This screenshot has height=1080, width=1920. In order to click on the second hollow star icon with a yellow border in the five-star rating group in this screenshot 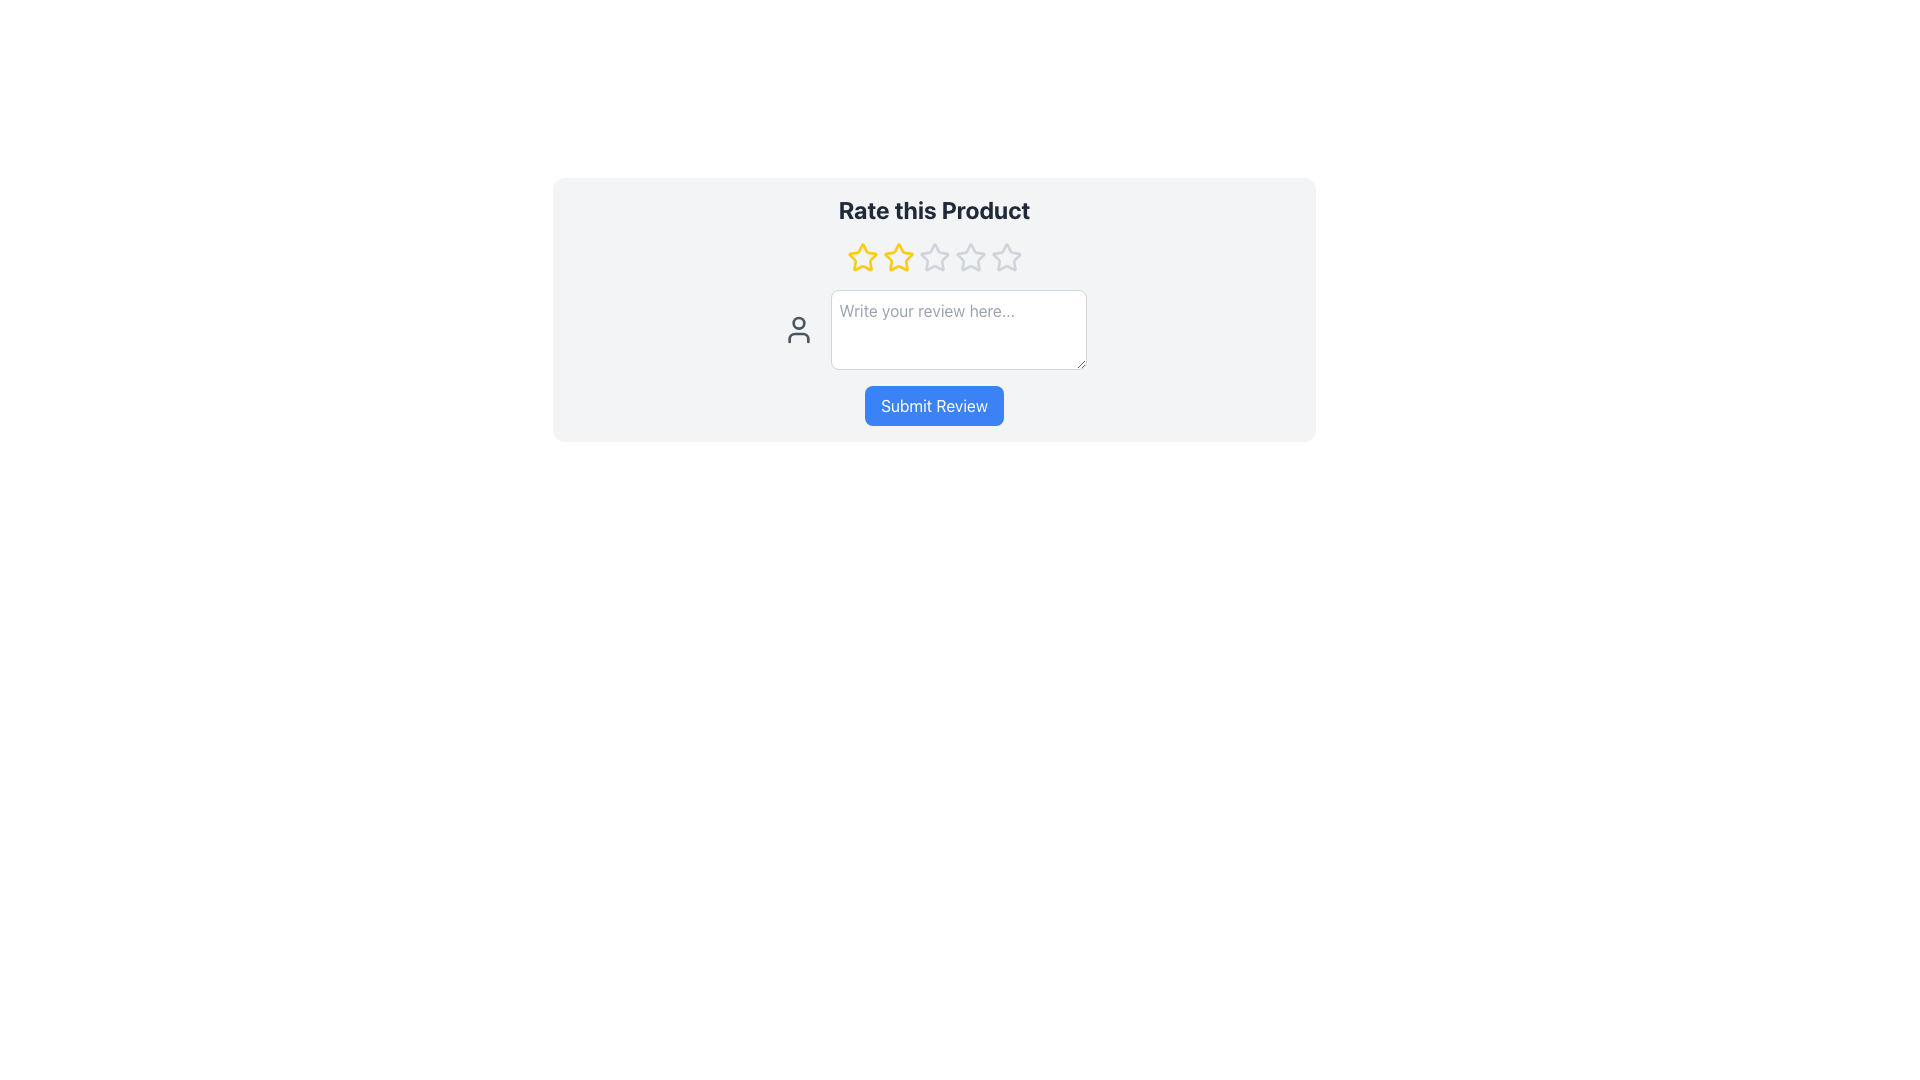, I will do `click(897, 256)`.